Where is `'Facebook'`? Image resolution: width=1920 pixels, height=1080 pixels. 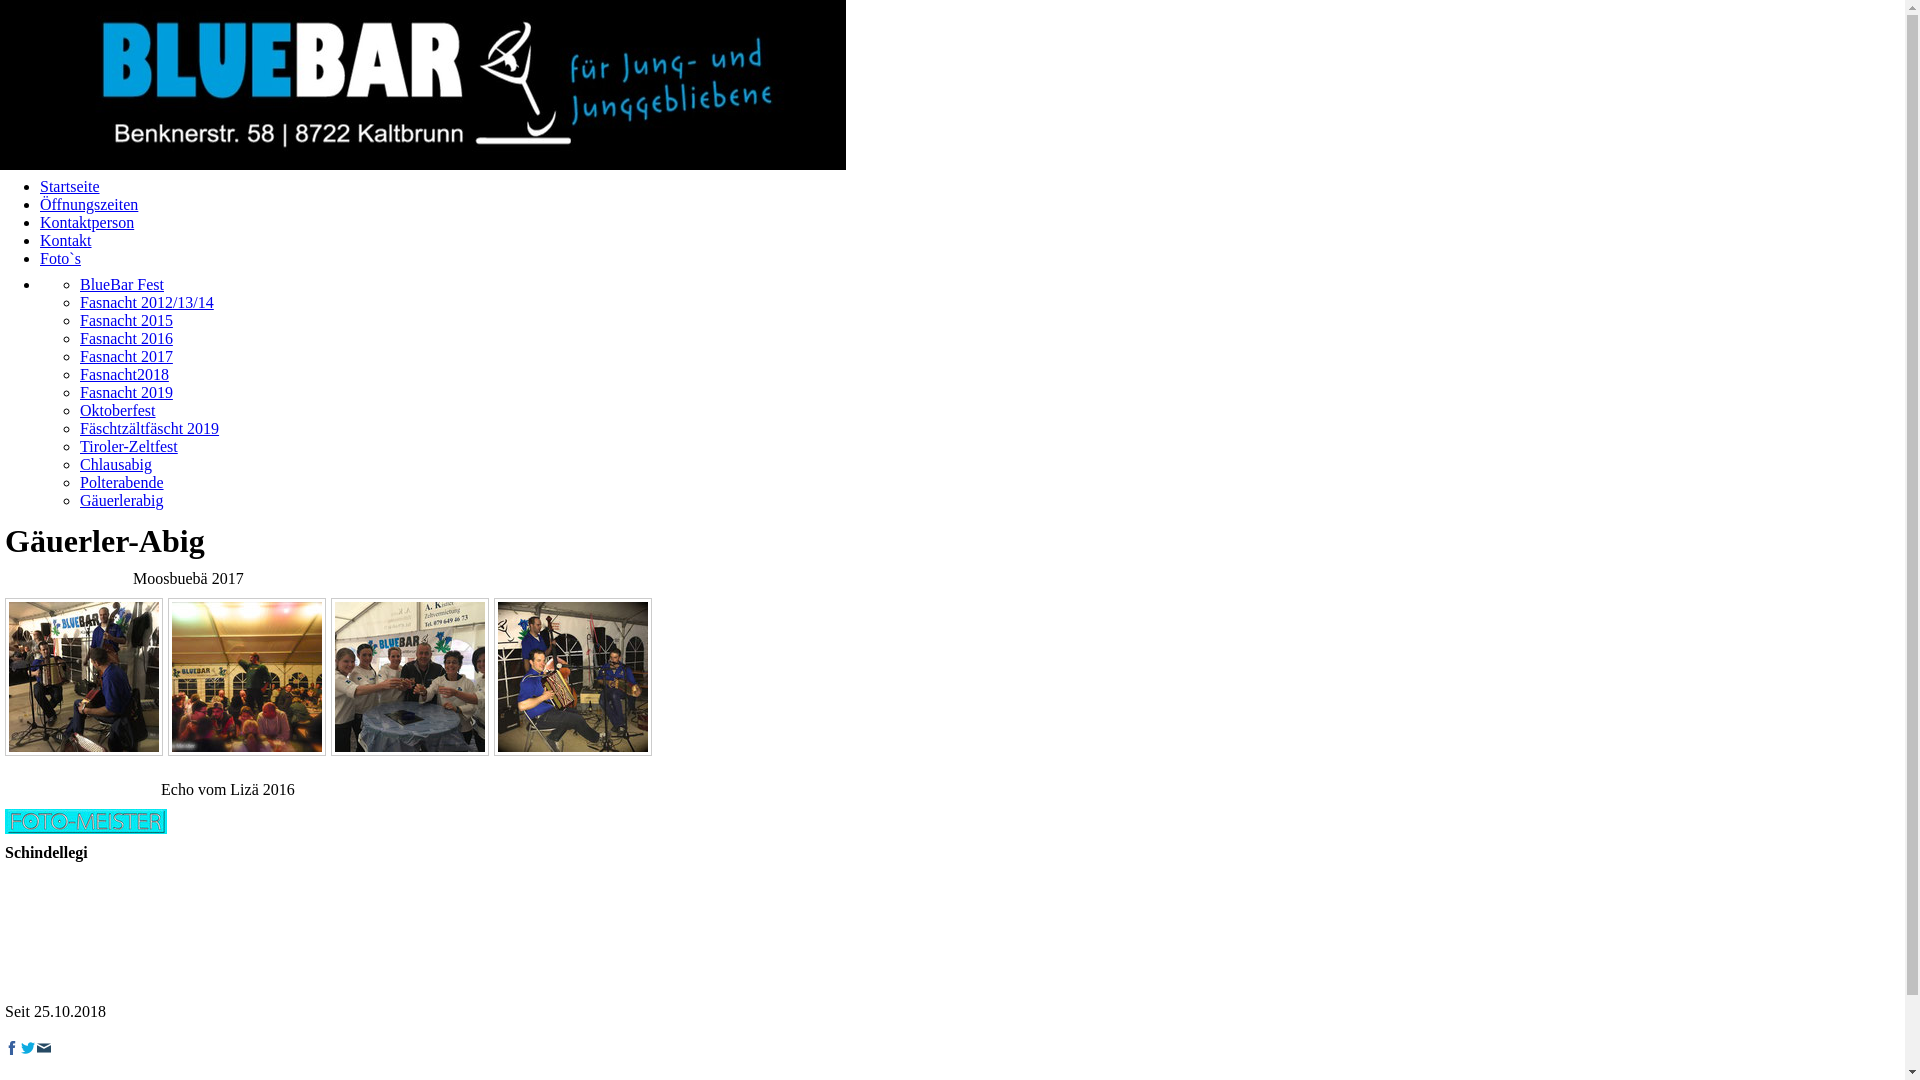 'Facebook' is located at coordinates (11, 1047).